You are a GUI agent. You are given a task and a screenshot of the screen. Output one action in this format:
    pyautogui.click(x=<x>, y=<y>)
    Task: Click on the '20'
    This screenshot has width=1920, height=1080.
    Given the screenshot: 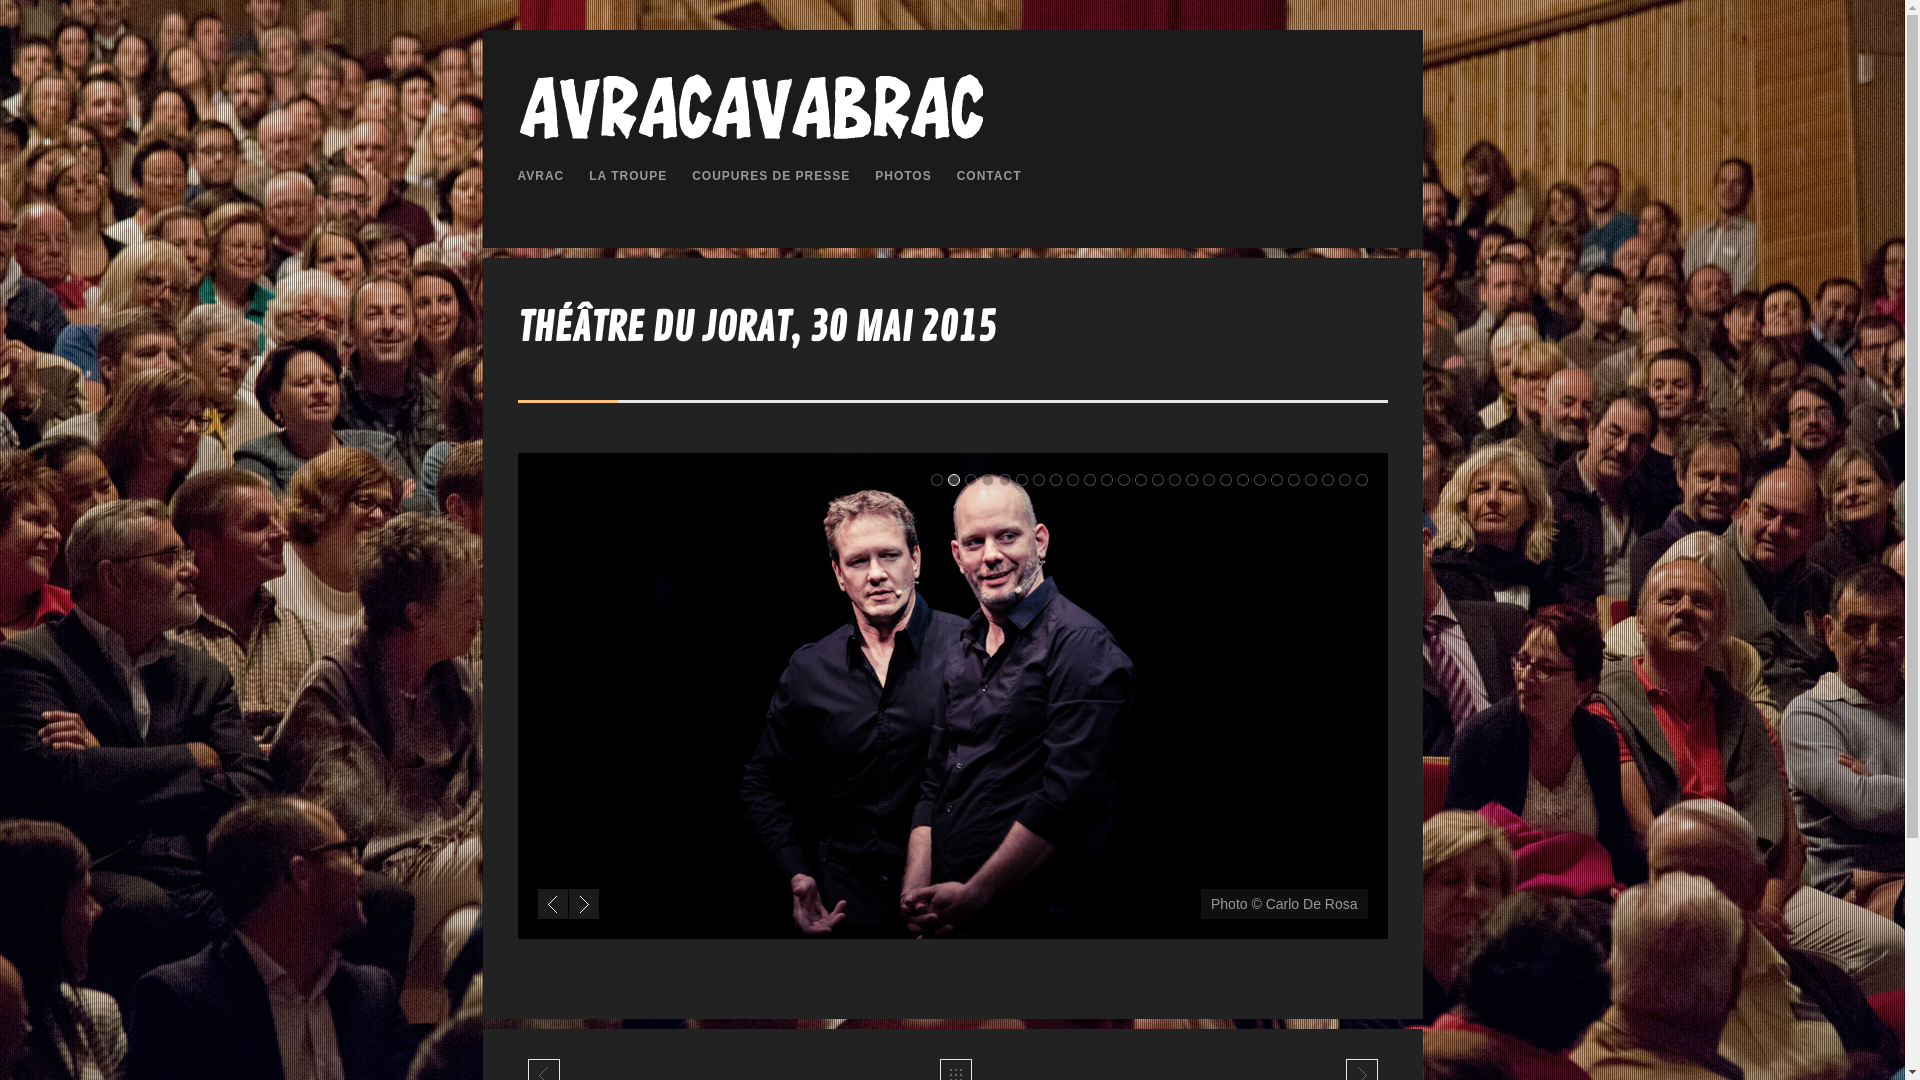 What is the action you would take?
    pyautogui.click(x=1258, y=479)
    